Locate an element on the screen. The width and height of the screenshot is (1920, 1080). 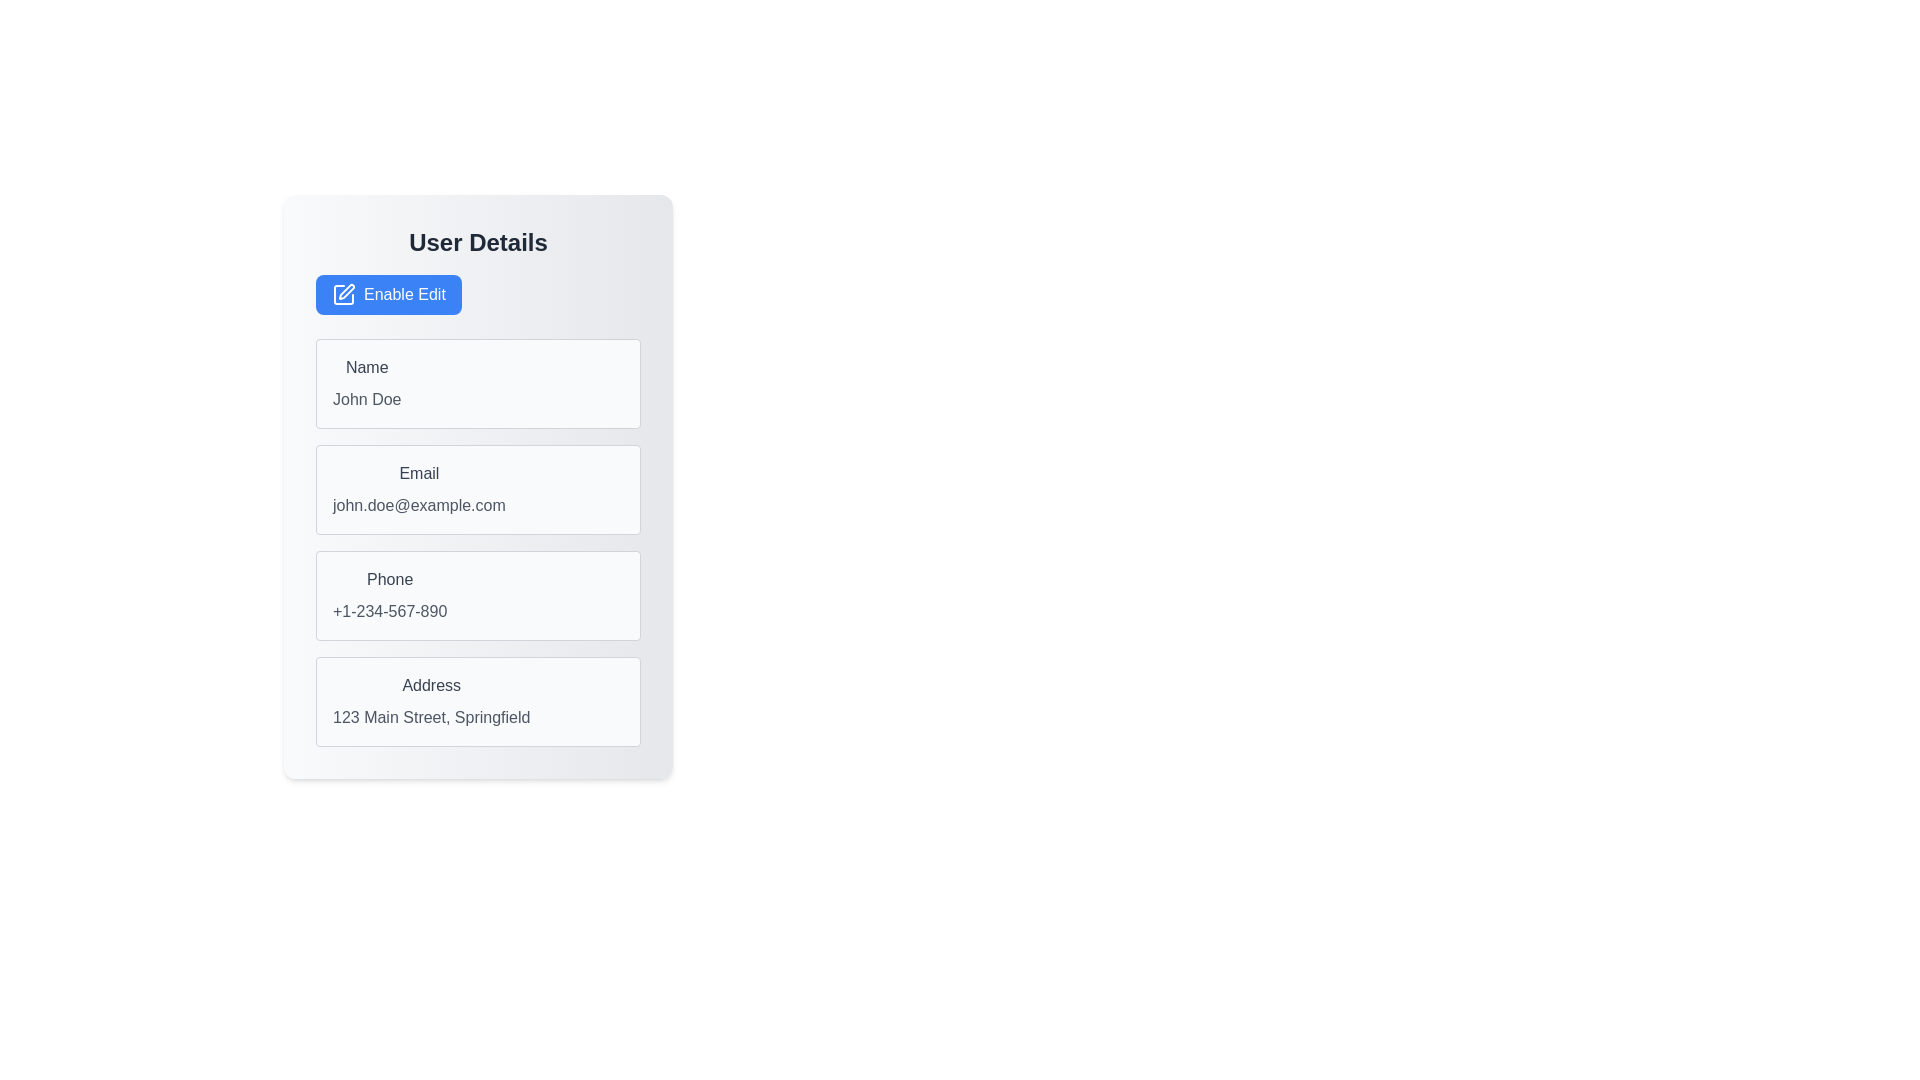
the edit action icon located in the top-left section of the 'Enable Edit' button within the 'User Details' form is located at coordinates (344, 294).